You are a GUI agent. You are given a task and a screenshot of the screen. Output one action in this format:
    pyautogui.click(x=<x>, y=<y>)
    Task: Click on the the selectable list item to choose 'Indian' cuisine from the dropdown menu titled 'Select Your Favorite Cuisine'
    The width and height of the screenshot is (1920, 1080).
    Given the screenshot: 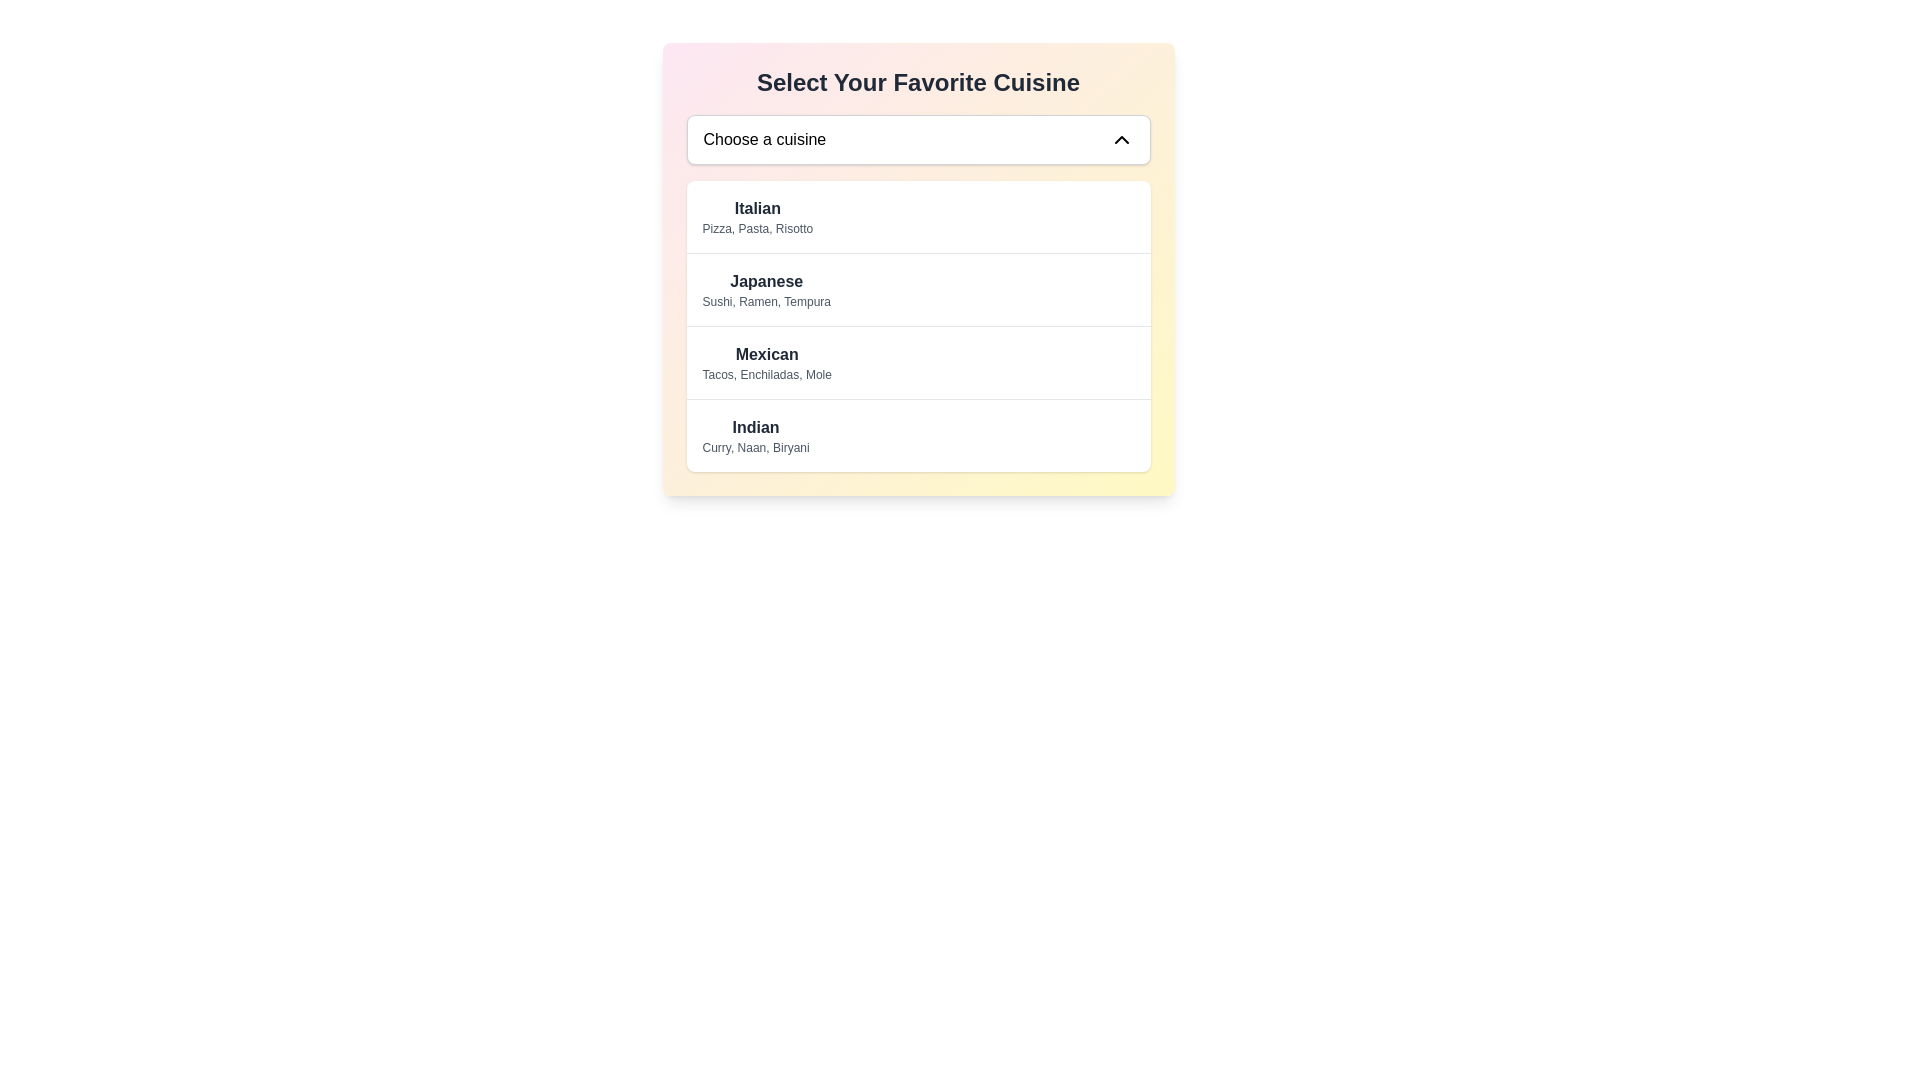 What is the action you would take?
    pyautogui.click(x=755, y=434)
    